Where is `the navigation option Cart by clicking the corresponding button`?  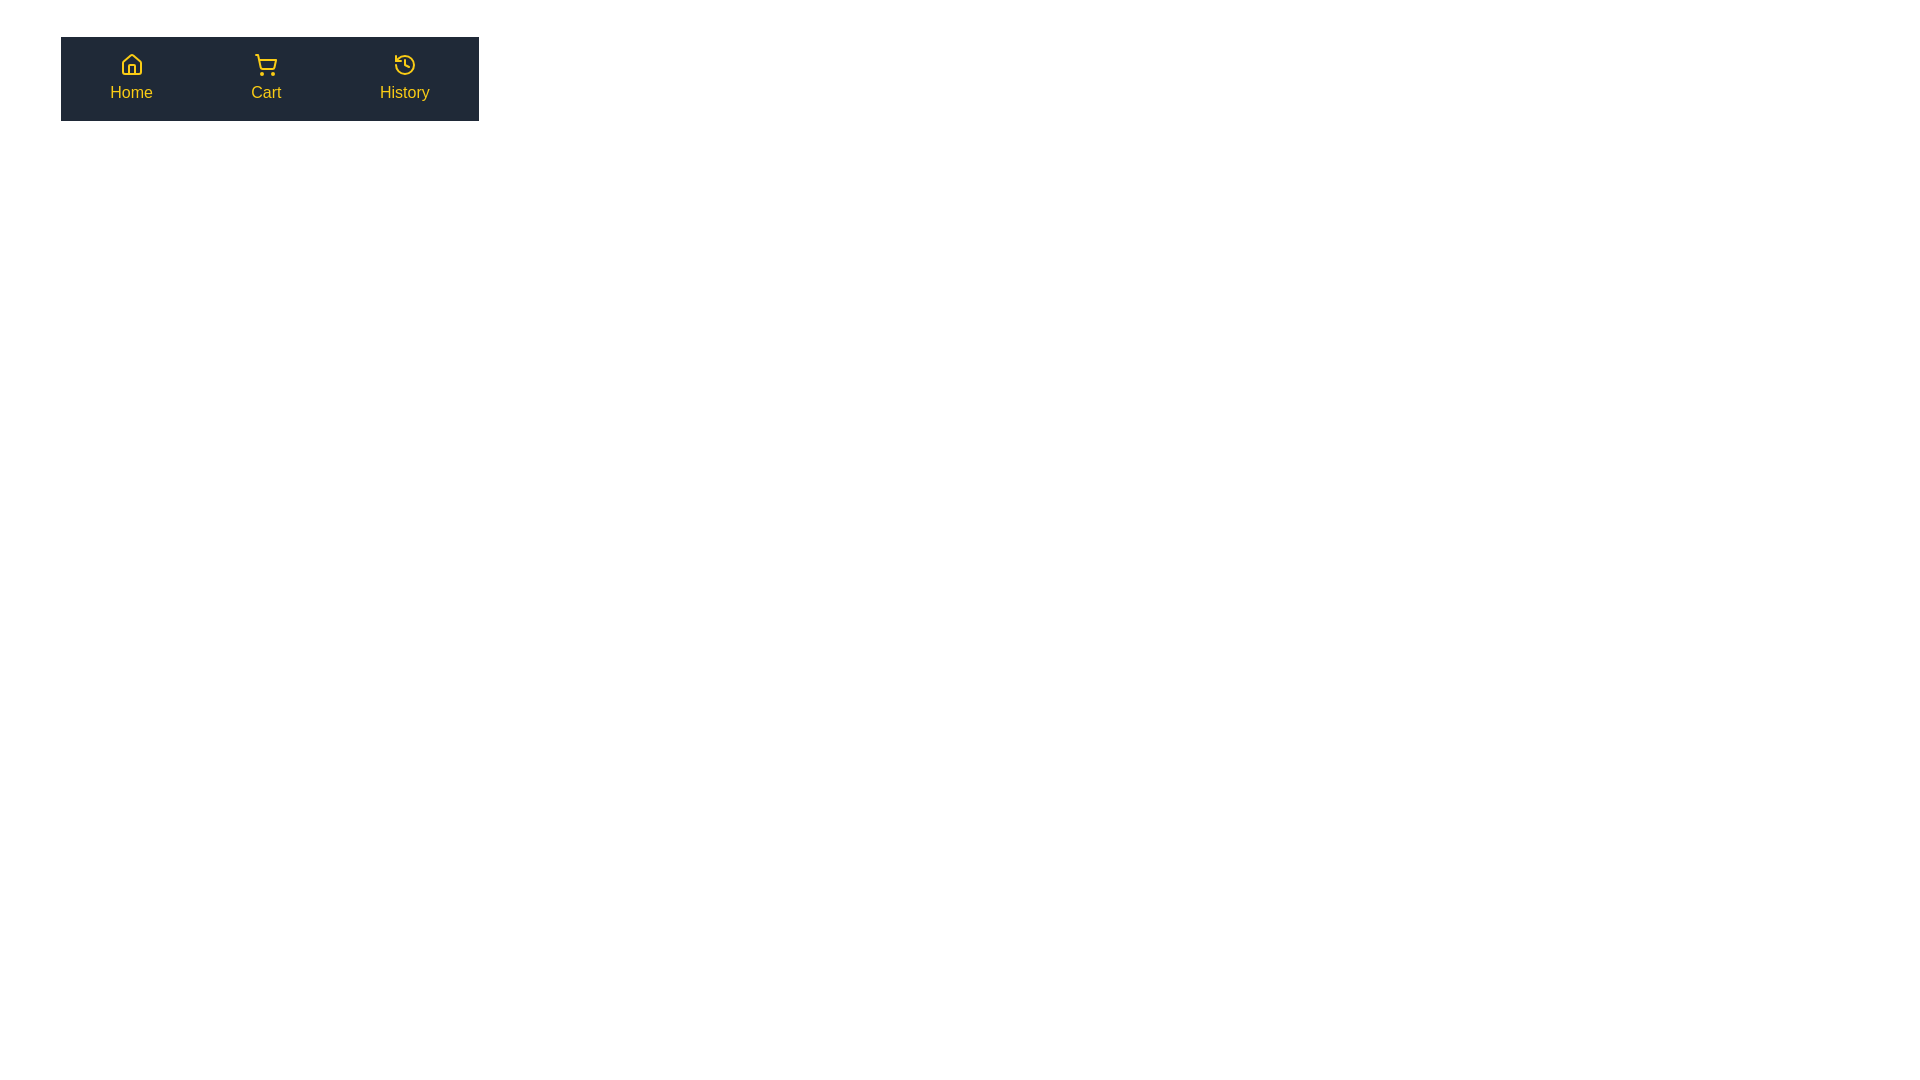 the navigation option Cart by clicking the corresponding button is located at coordinates (265, 77).